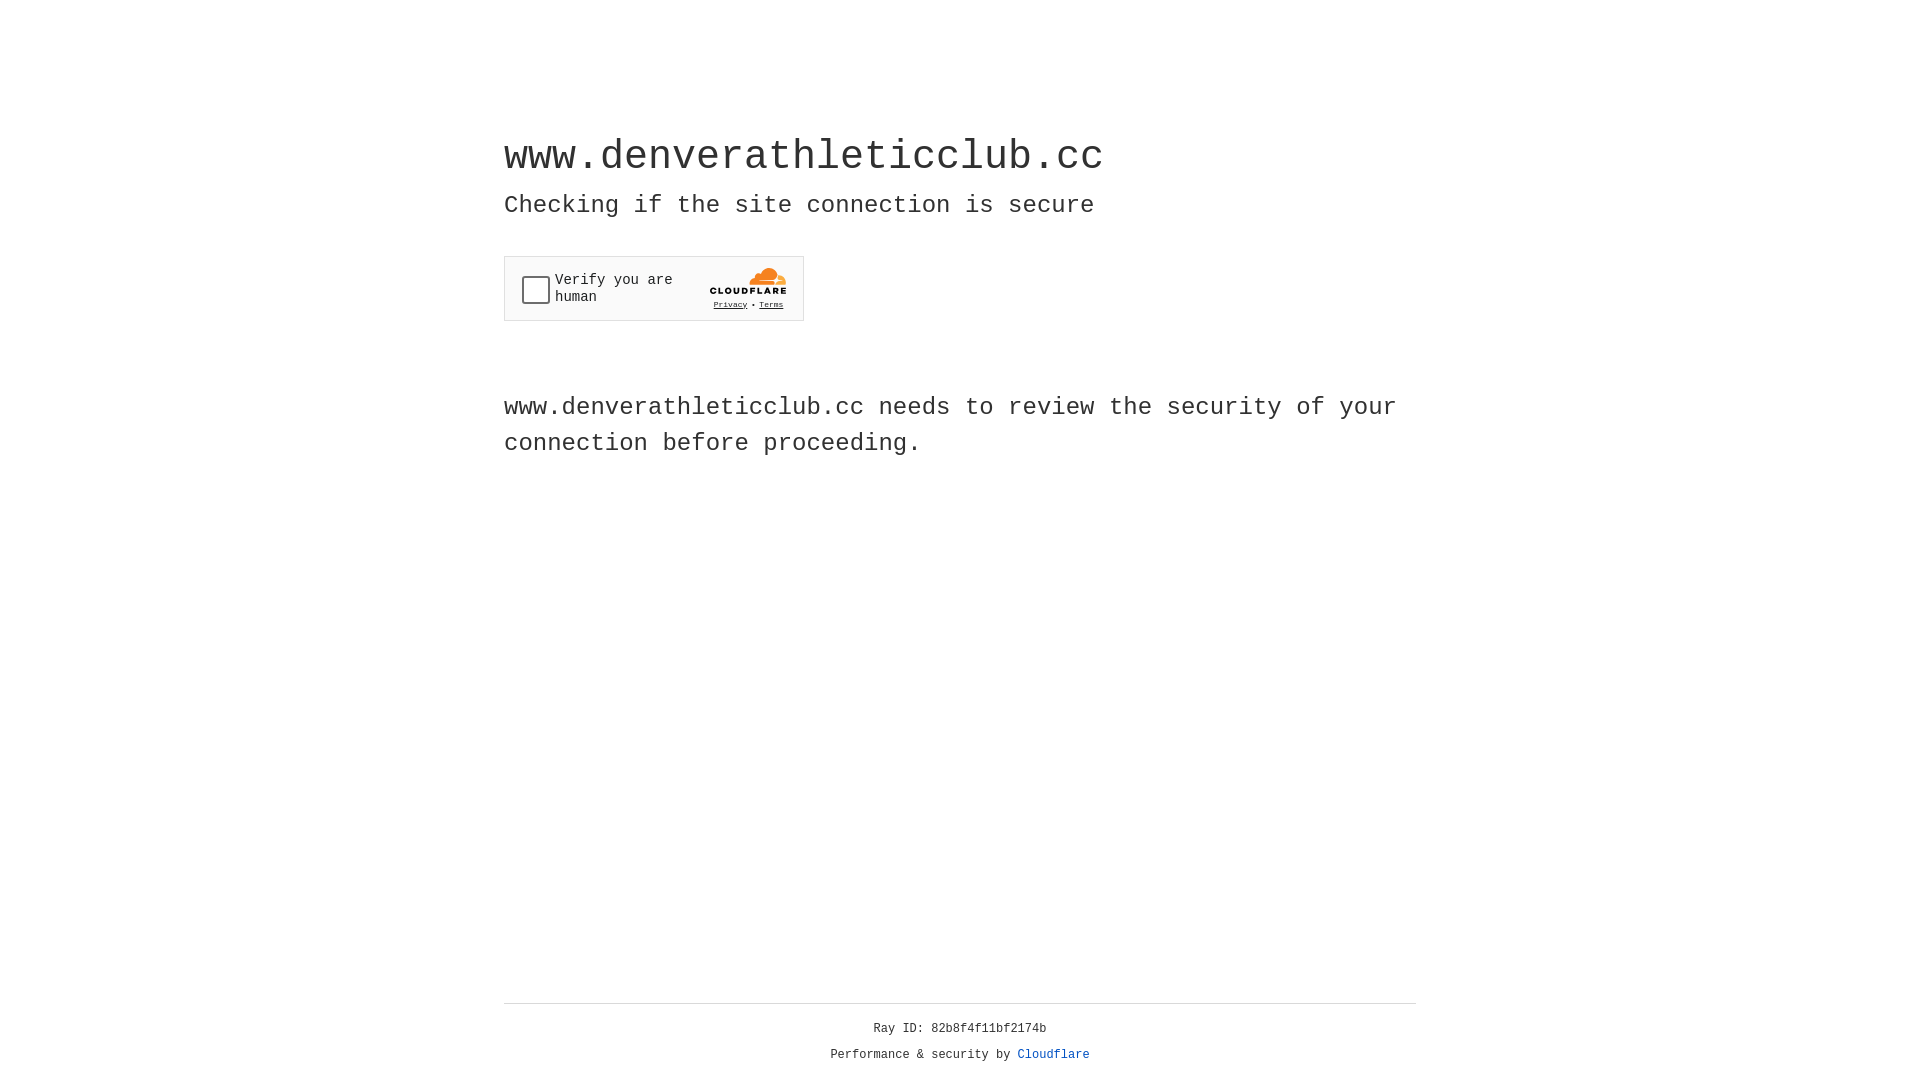 The width and height of the screenshot is (1920, 1080). Describe the element at coordinates (1053, 1054) in the screenshot. I see `'Cloudflare'` at that location.